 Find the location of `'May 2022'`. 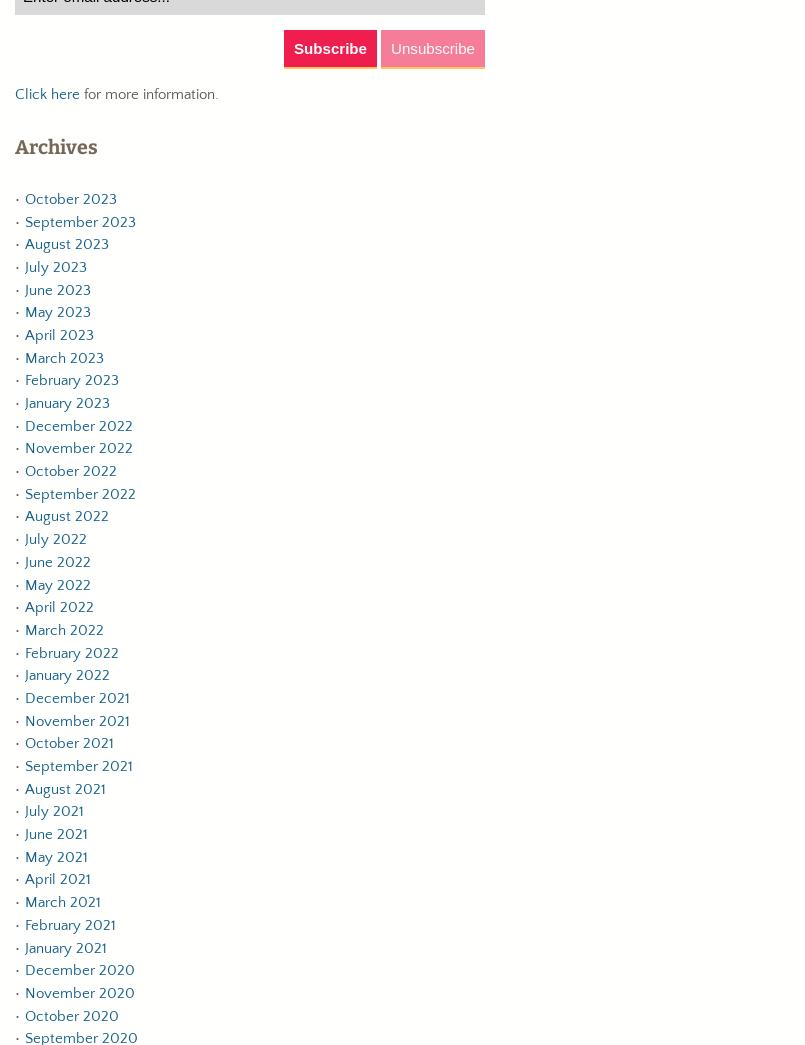

'May 2022' is located at coordinates (57, 583).